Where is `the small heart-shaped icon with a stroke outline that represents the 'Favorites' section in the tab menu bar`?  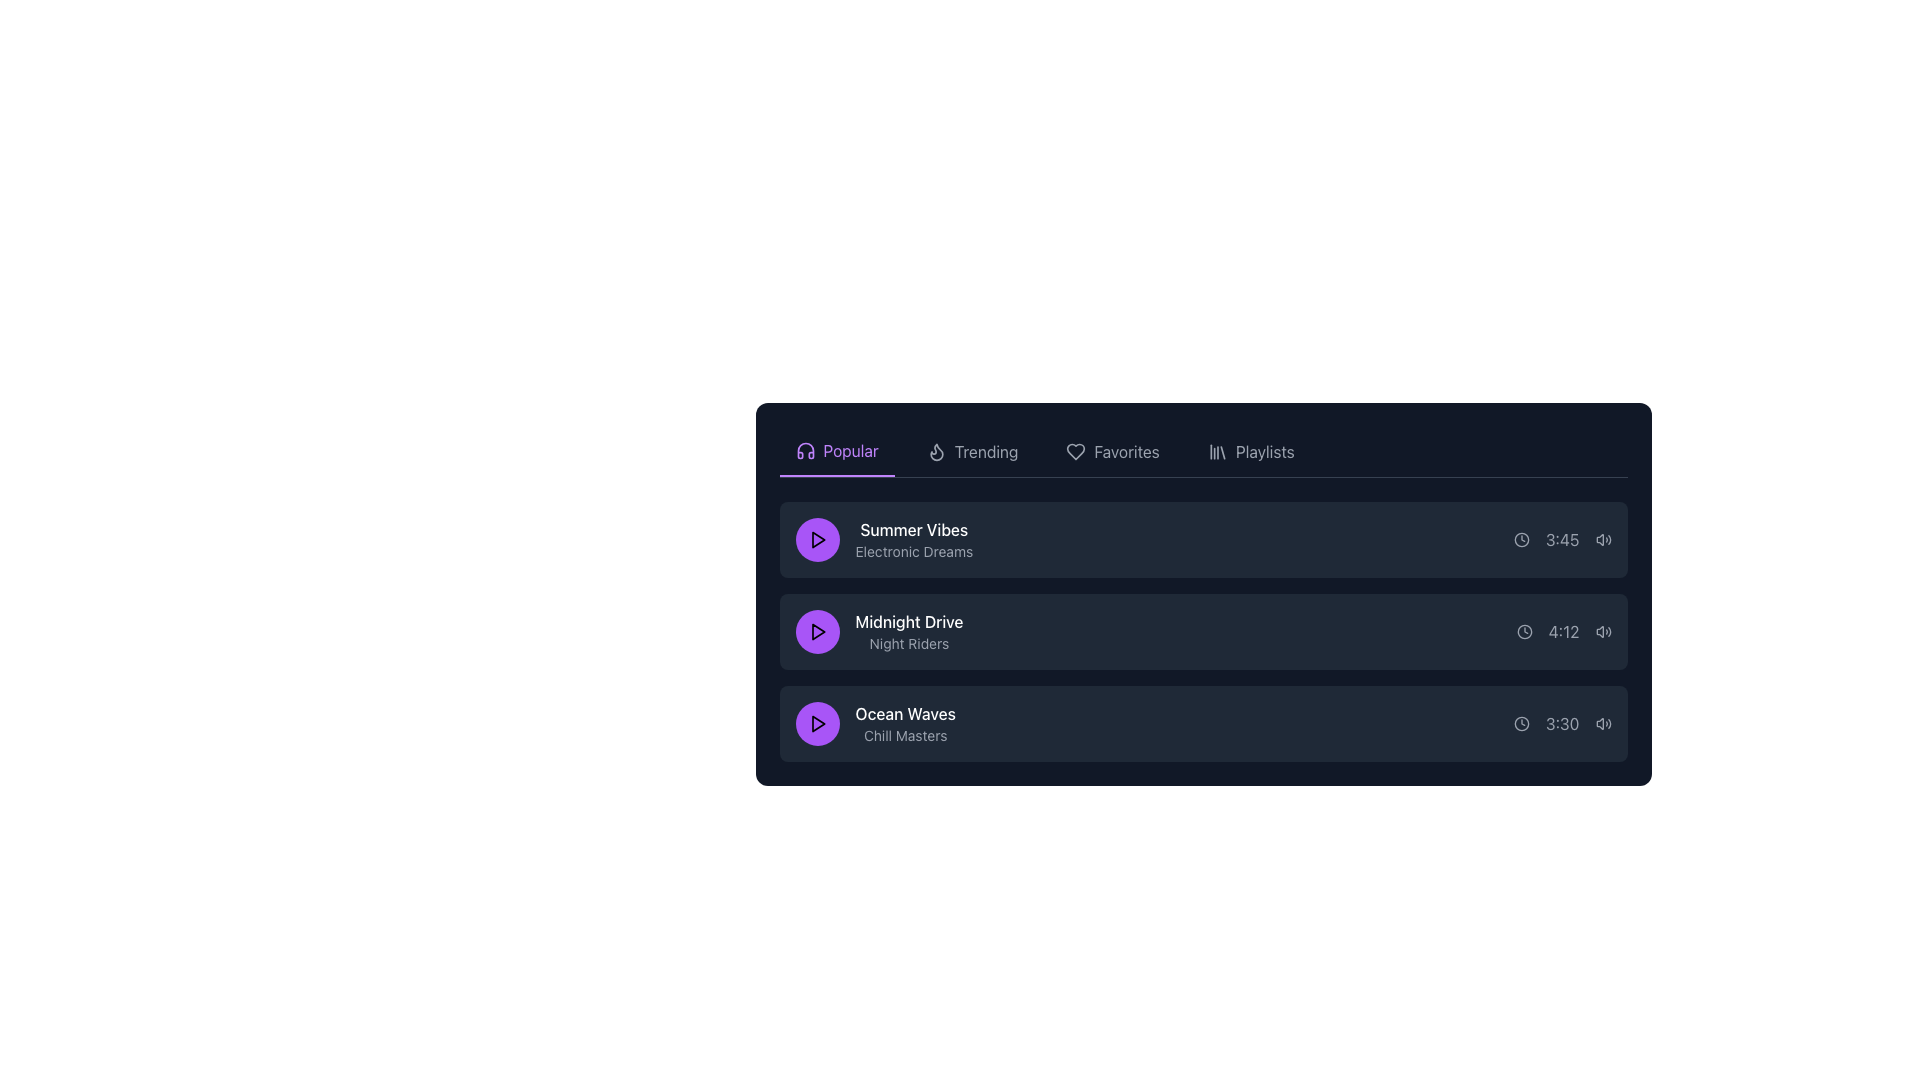 the small heart-shaped icon with a stroke outline that represents the 'Favorites' section in the tab menu bar is located at coordinates (1075, 451).